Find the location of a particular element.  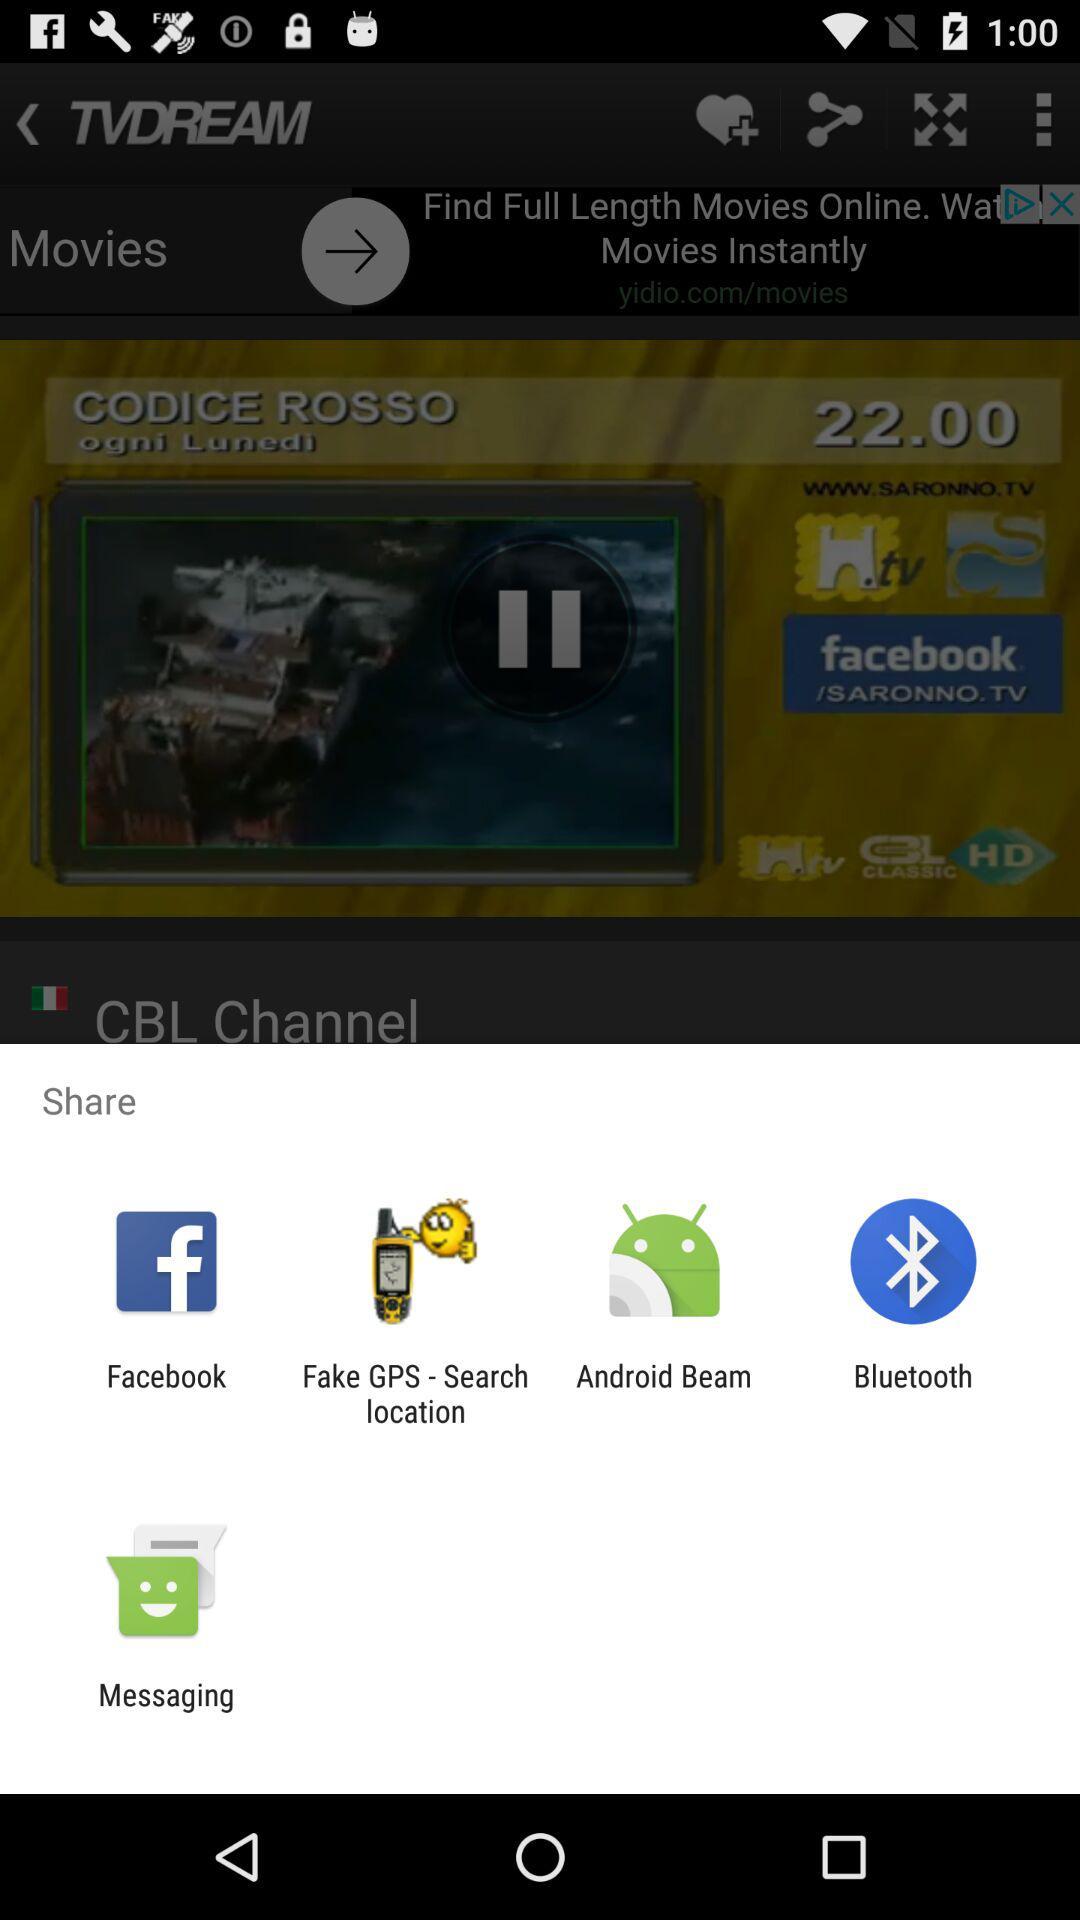

icon to the right of android beam app is located at coordinates (913, 1392).